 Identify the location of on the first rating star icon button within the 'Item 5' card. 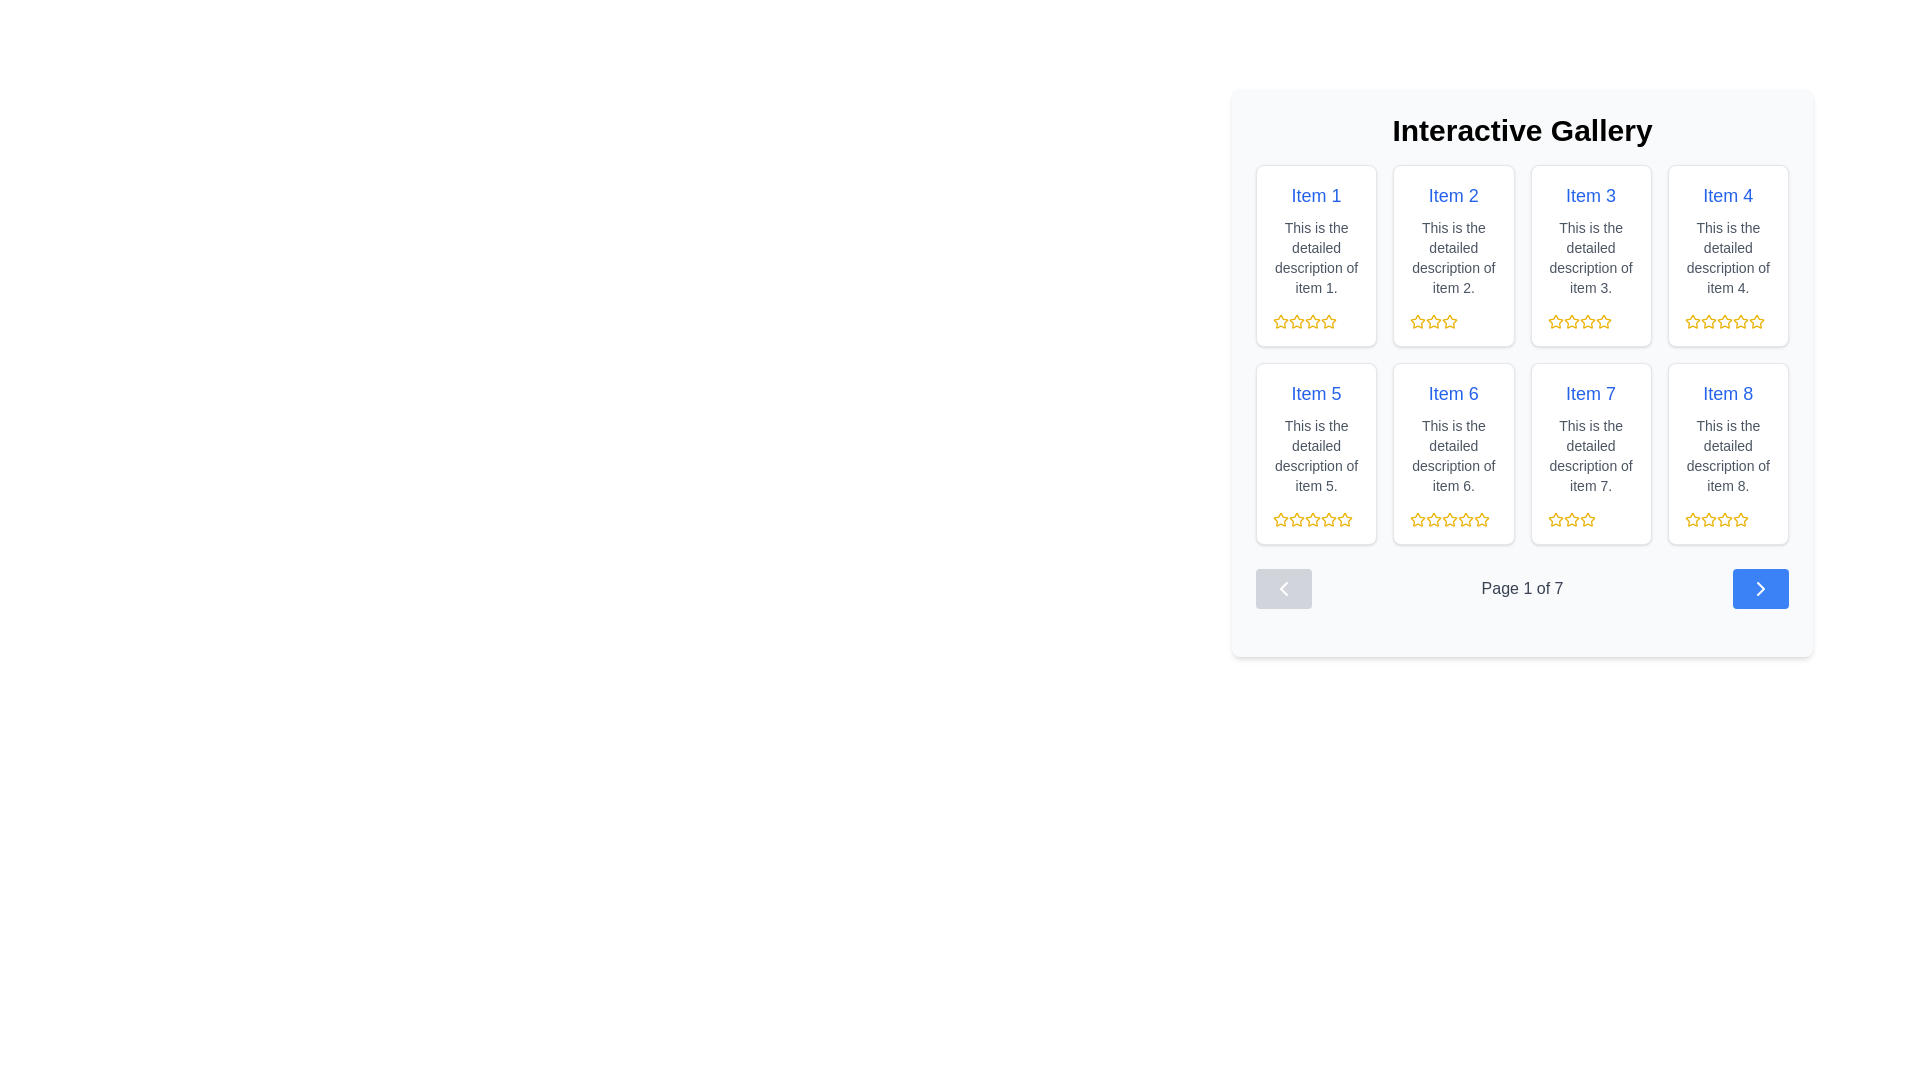
(1280, 518).